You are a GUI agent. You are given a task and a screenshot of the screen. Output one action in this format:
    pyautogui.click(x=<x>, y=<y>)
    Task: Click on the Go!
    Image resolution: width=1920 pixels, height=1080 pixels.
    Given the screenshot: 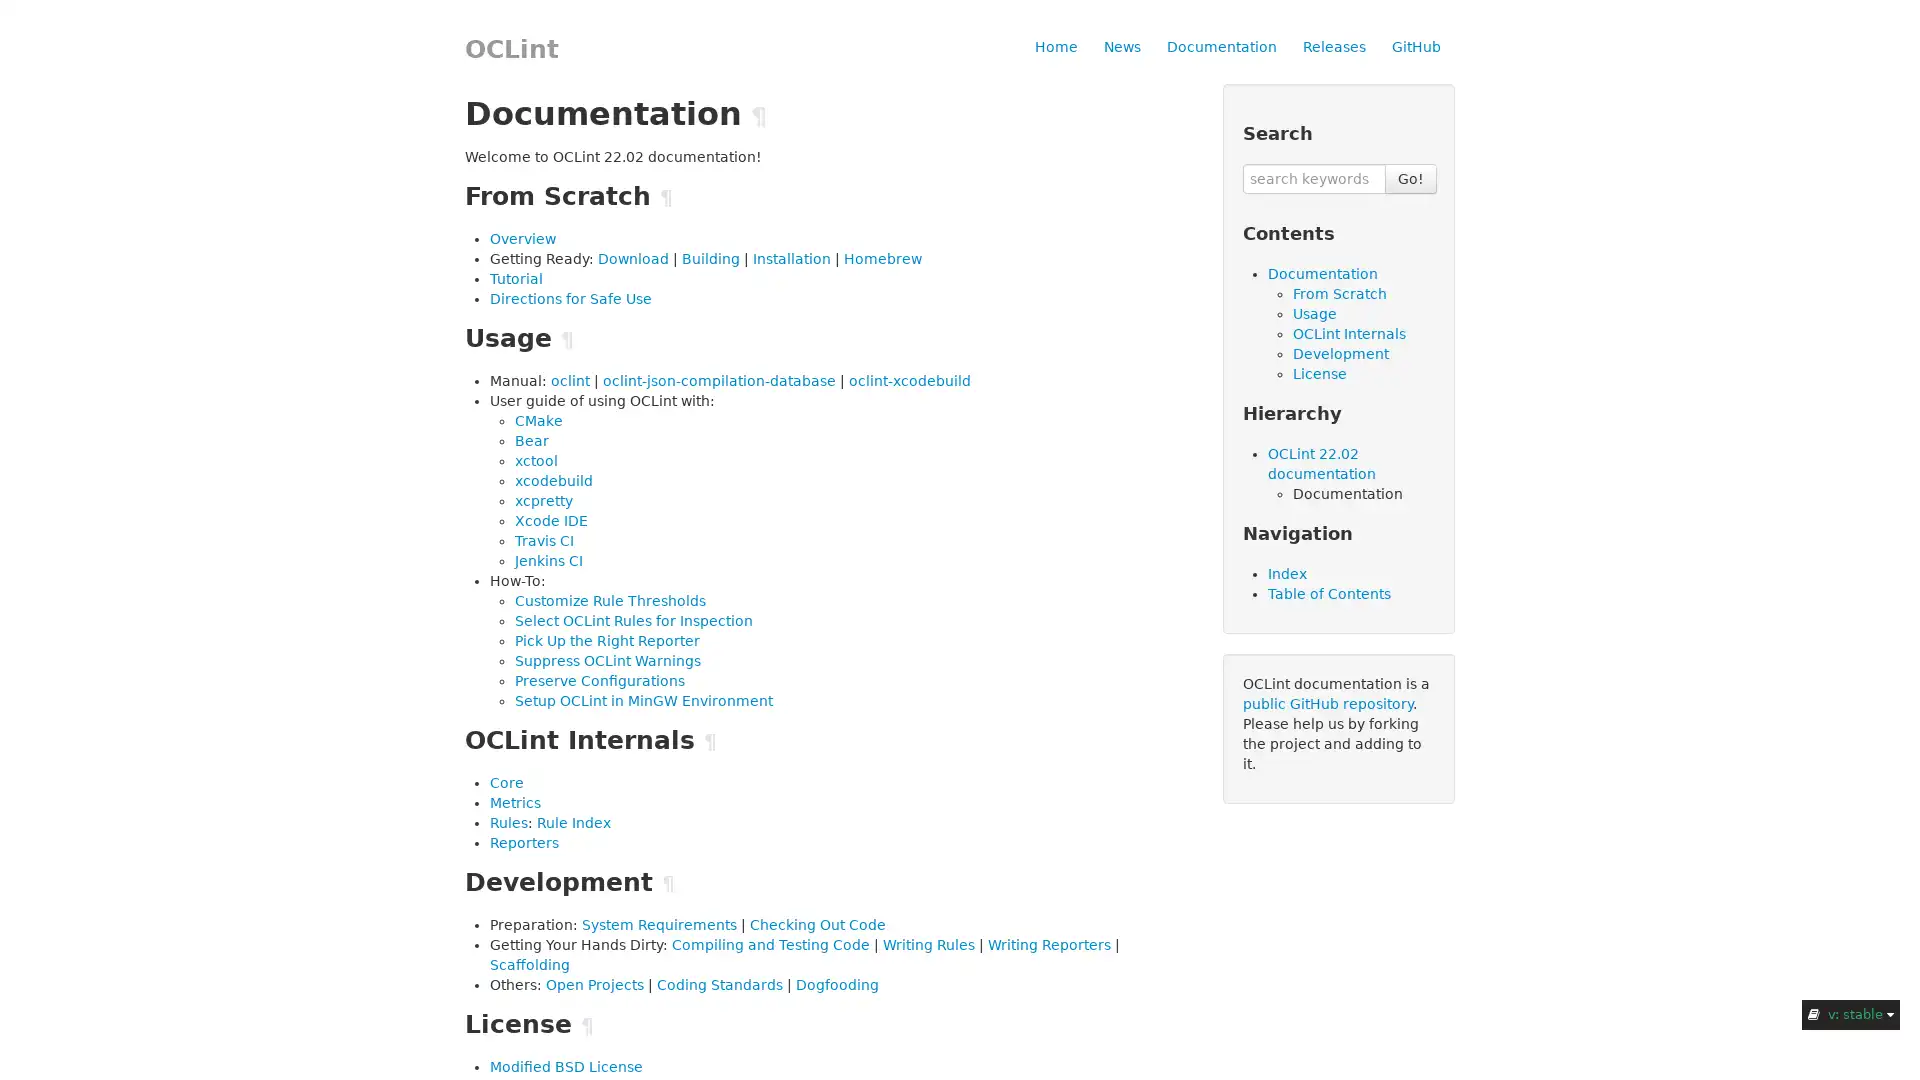 What is the action you would take?
    pyautogui.click(x=1410, y=177)
    